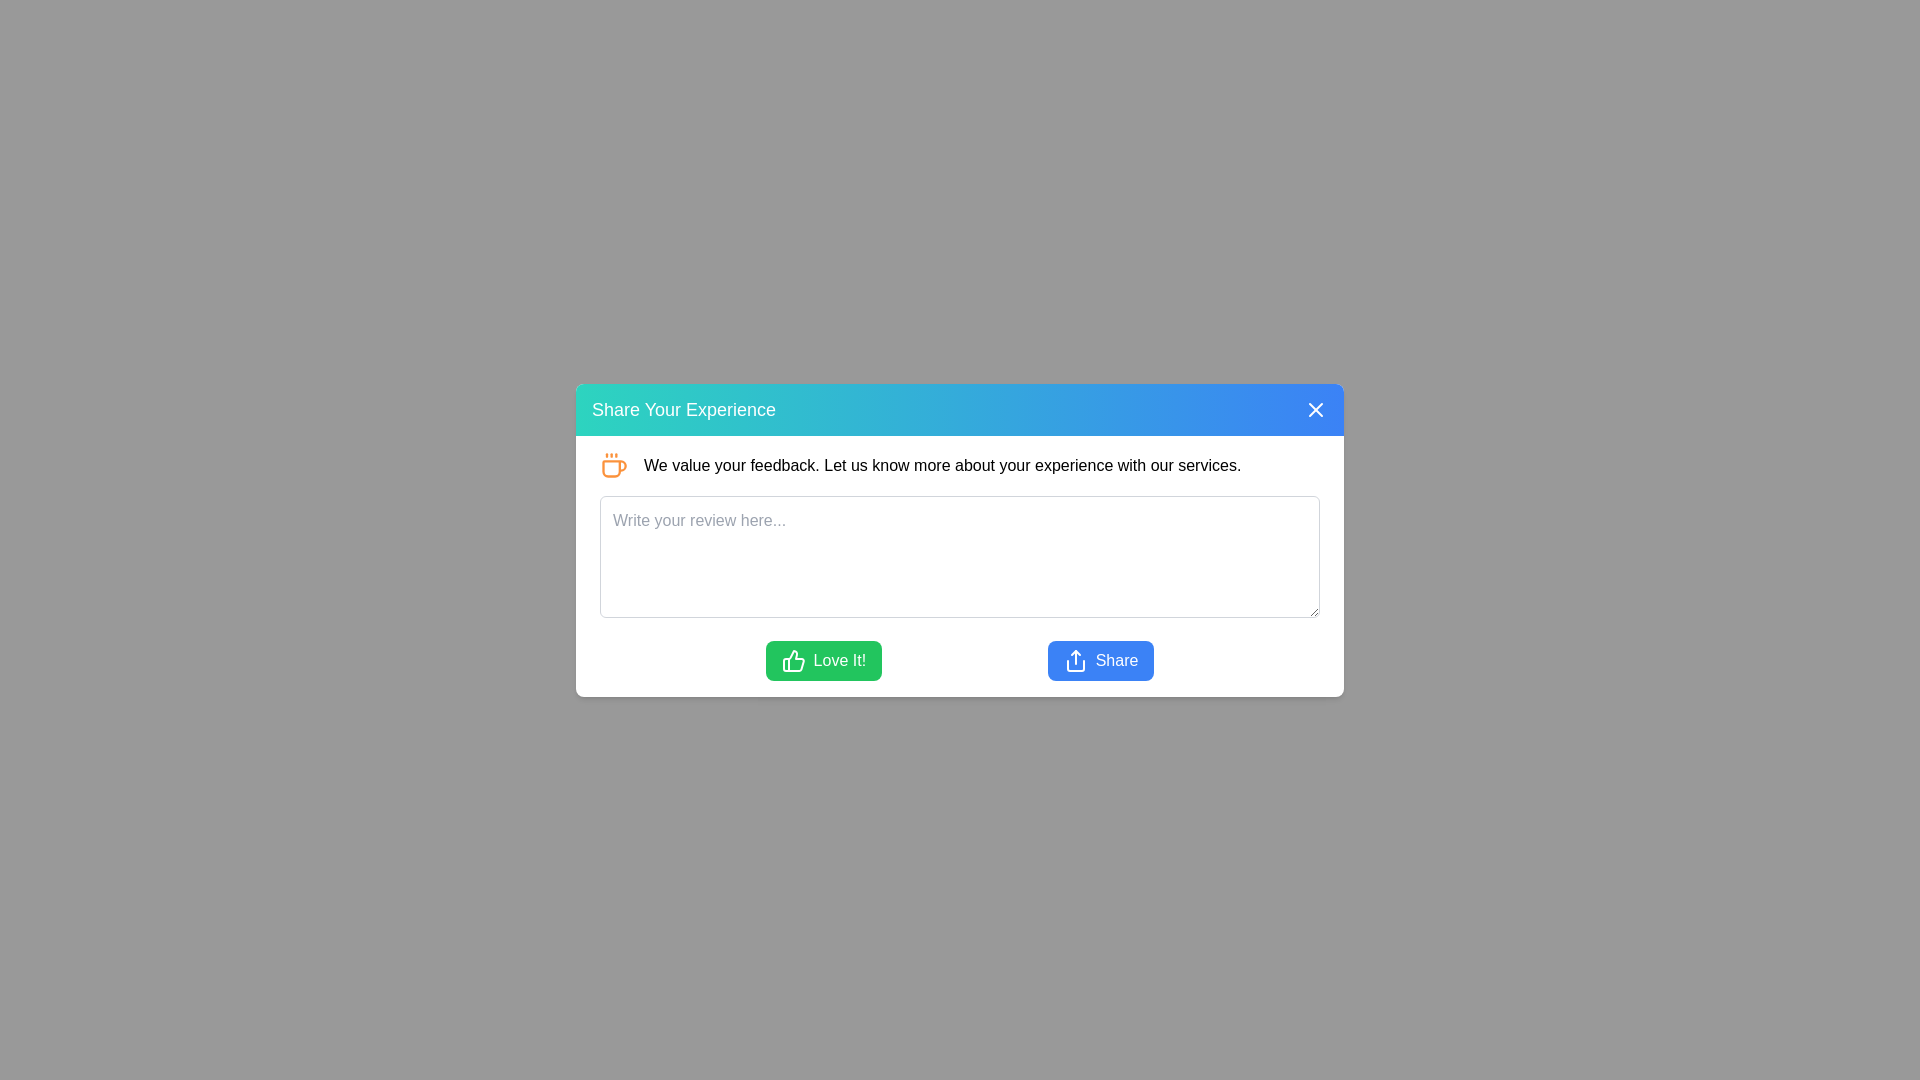 The width and height of the screenshot is (1920, 1080). I want to click on the green button labeled 'Love It!' which contains an SVG icon of a thumbs-up hand gesture, so click(792, 660).